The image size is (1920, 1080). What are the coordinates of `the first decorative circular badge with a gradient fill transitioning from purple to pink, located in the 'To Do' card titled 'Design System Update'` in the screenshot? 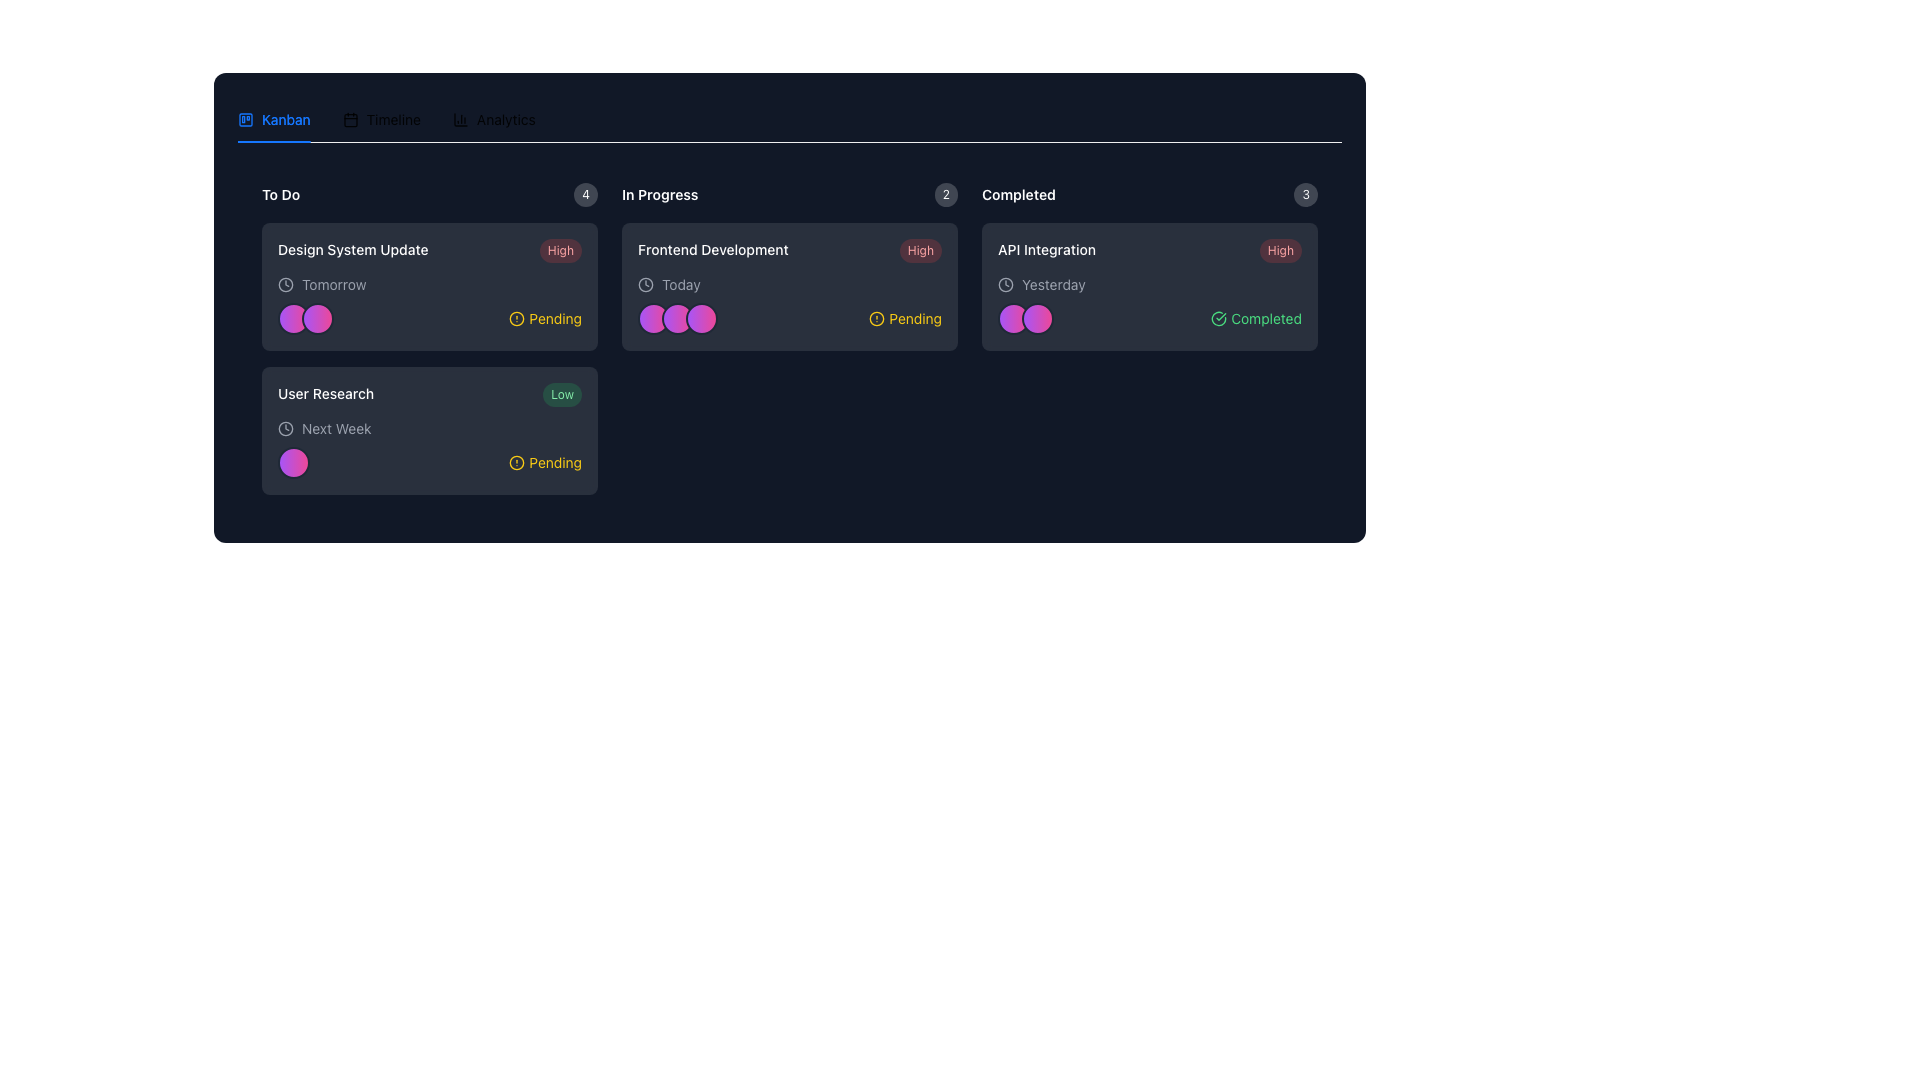 It's located at (292, 318).